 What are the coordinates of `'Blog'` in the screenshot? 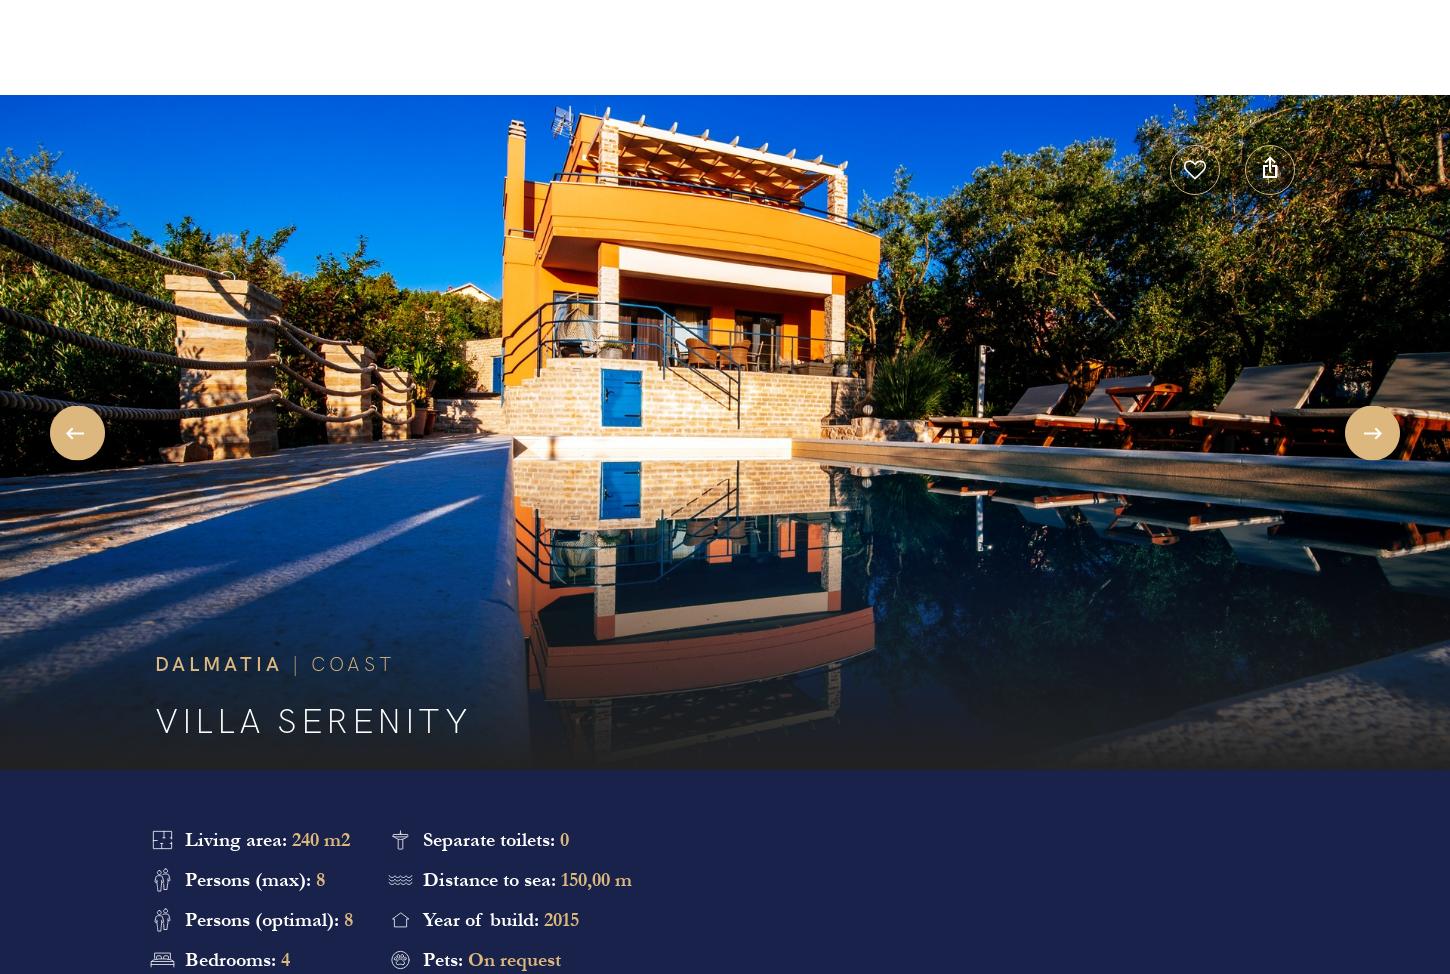 It's located at (835, 49).